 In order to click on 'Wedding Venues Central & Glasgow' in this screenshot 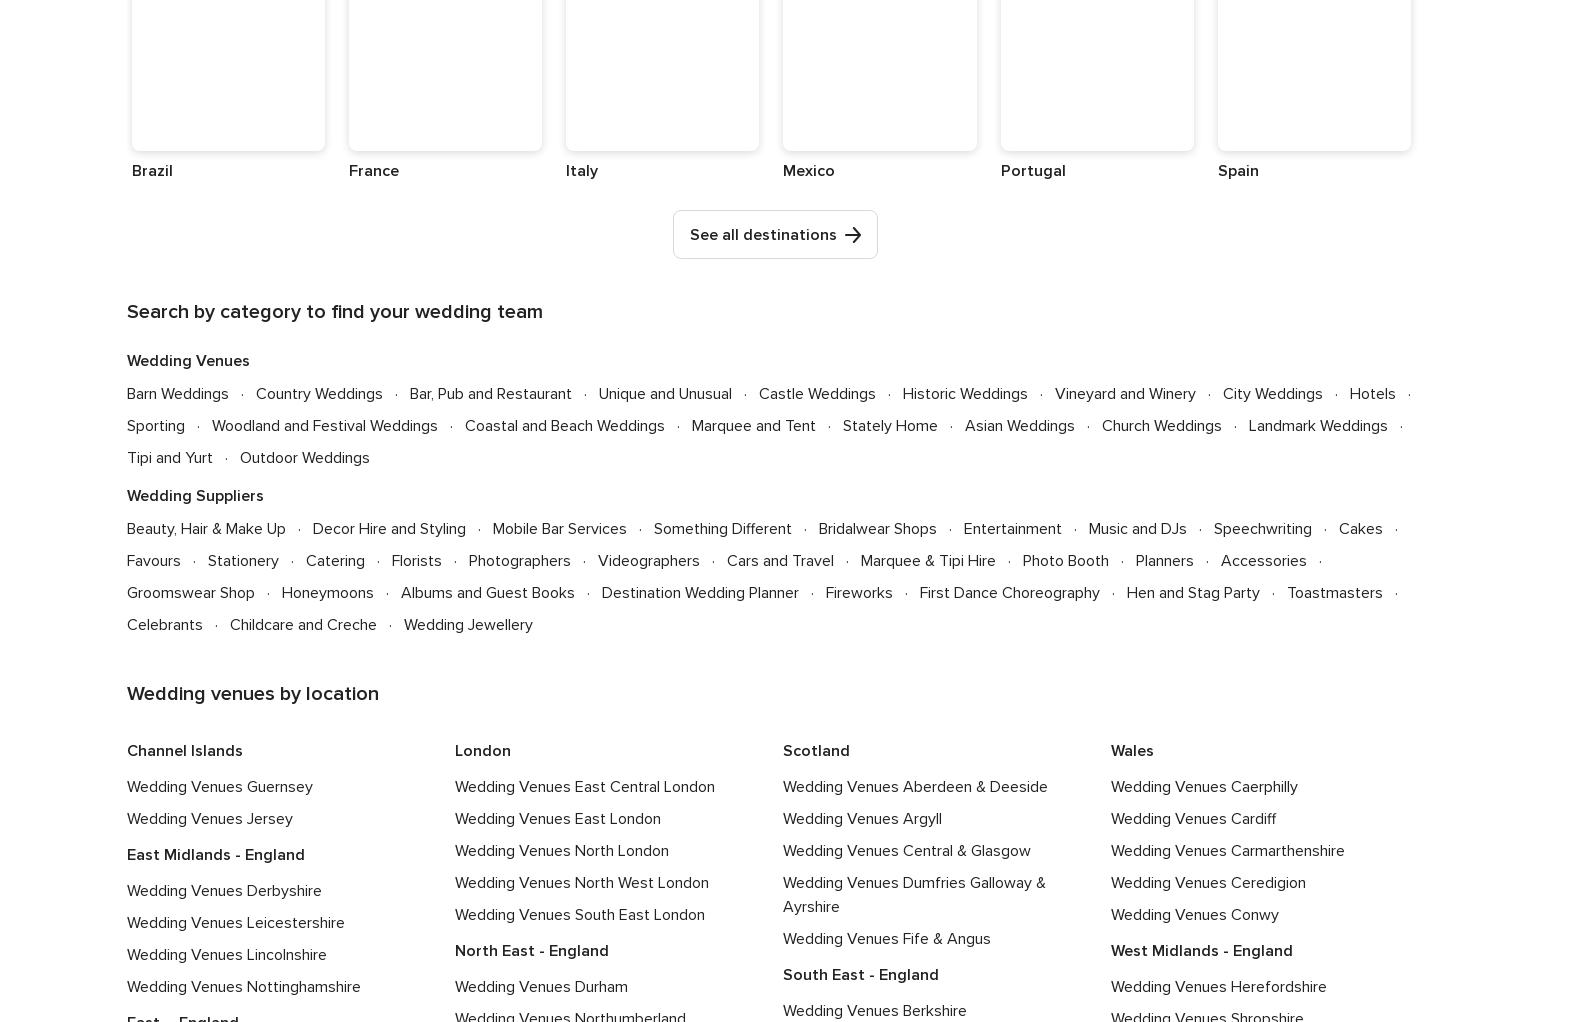, I will do `click(782, 849)`.